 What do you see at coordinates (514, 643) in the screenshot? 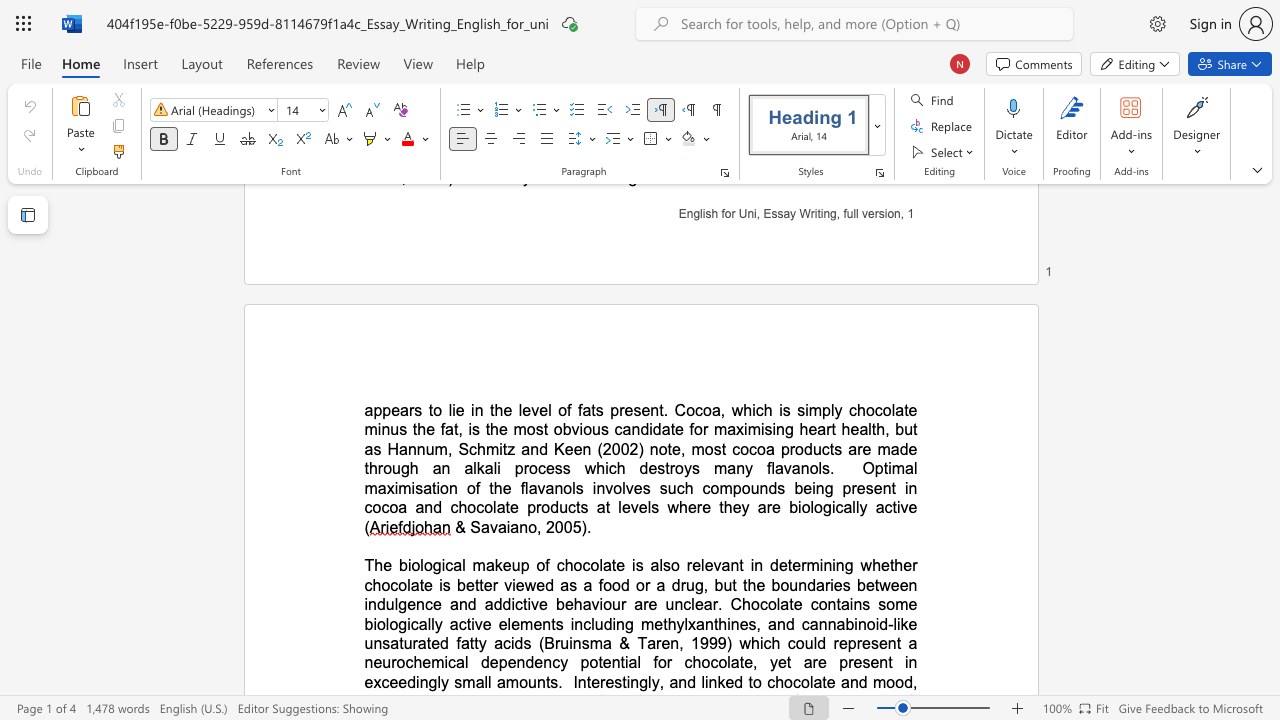
I see `the subset text "ds (Bruinsma & Taren, 19" within the text "some biologically active elements including methylxanthines, and cannabinoid-like unsaturated fatty acids (Bruinsma & Taren, 1999) which could"` at bounding box center [514, 643].